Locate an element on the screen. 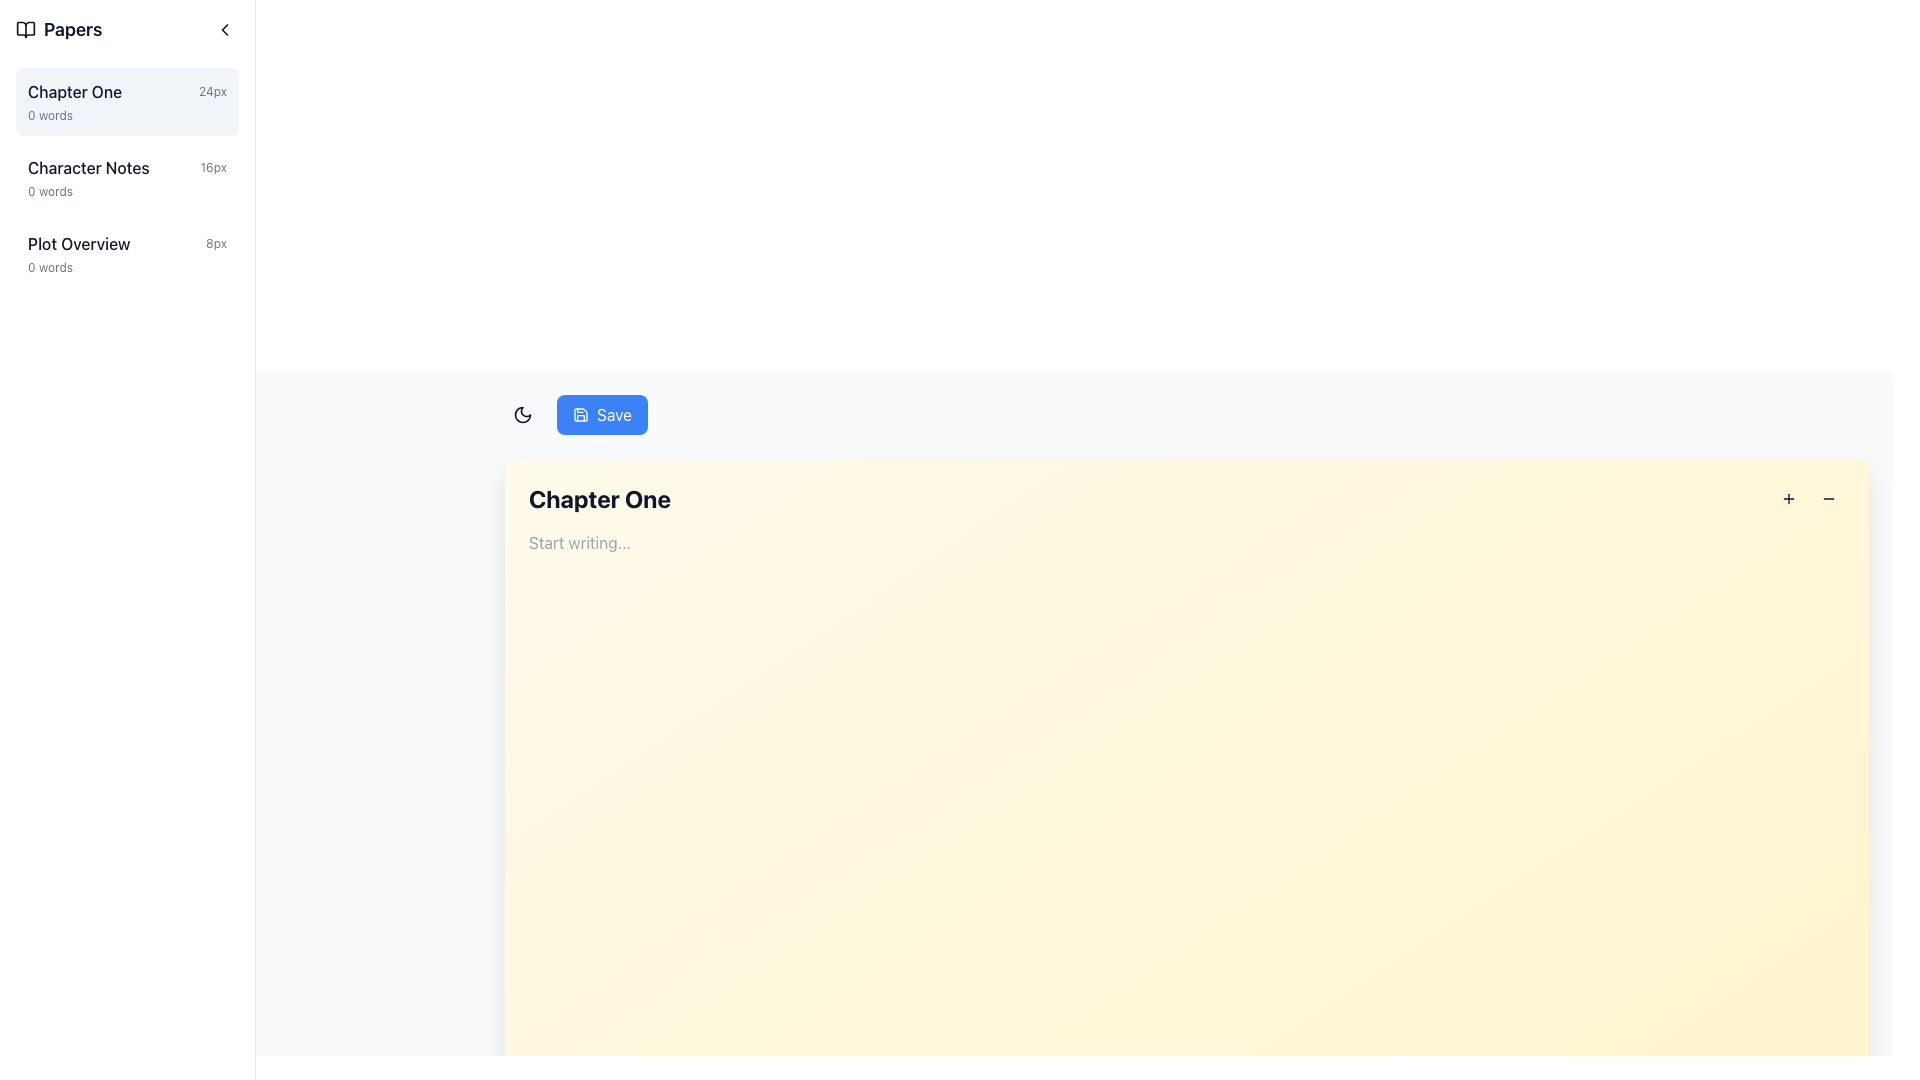  the 'Save' button is located at coordinates (575, 414).